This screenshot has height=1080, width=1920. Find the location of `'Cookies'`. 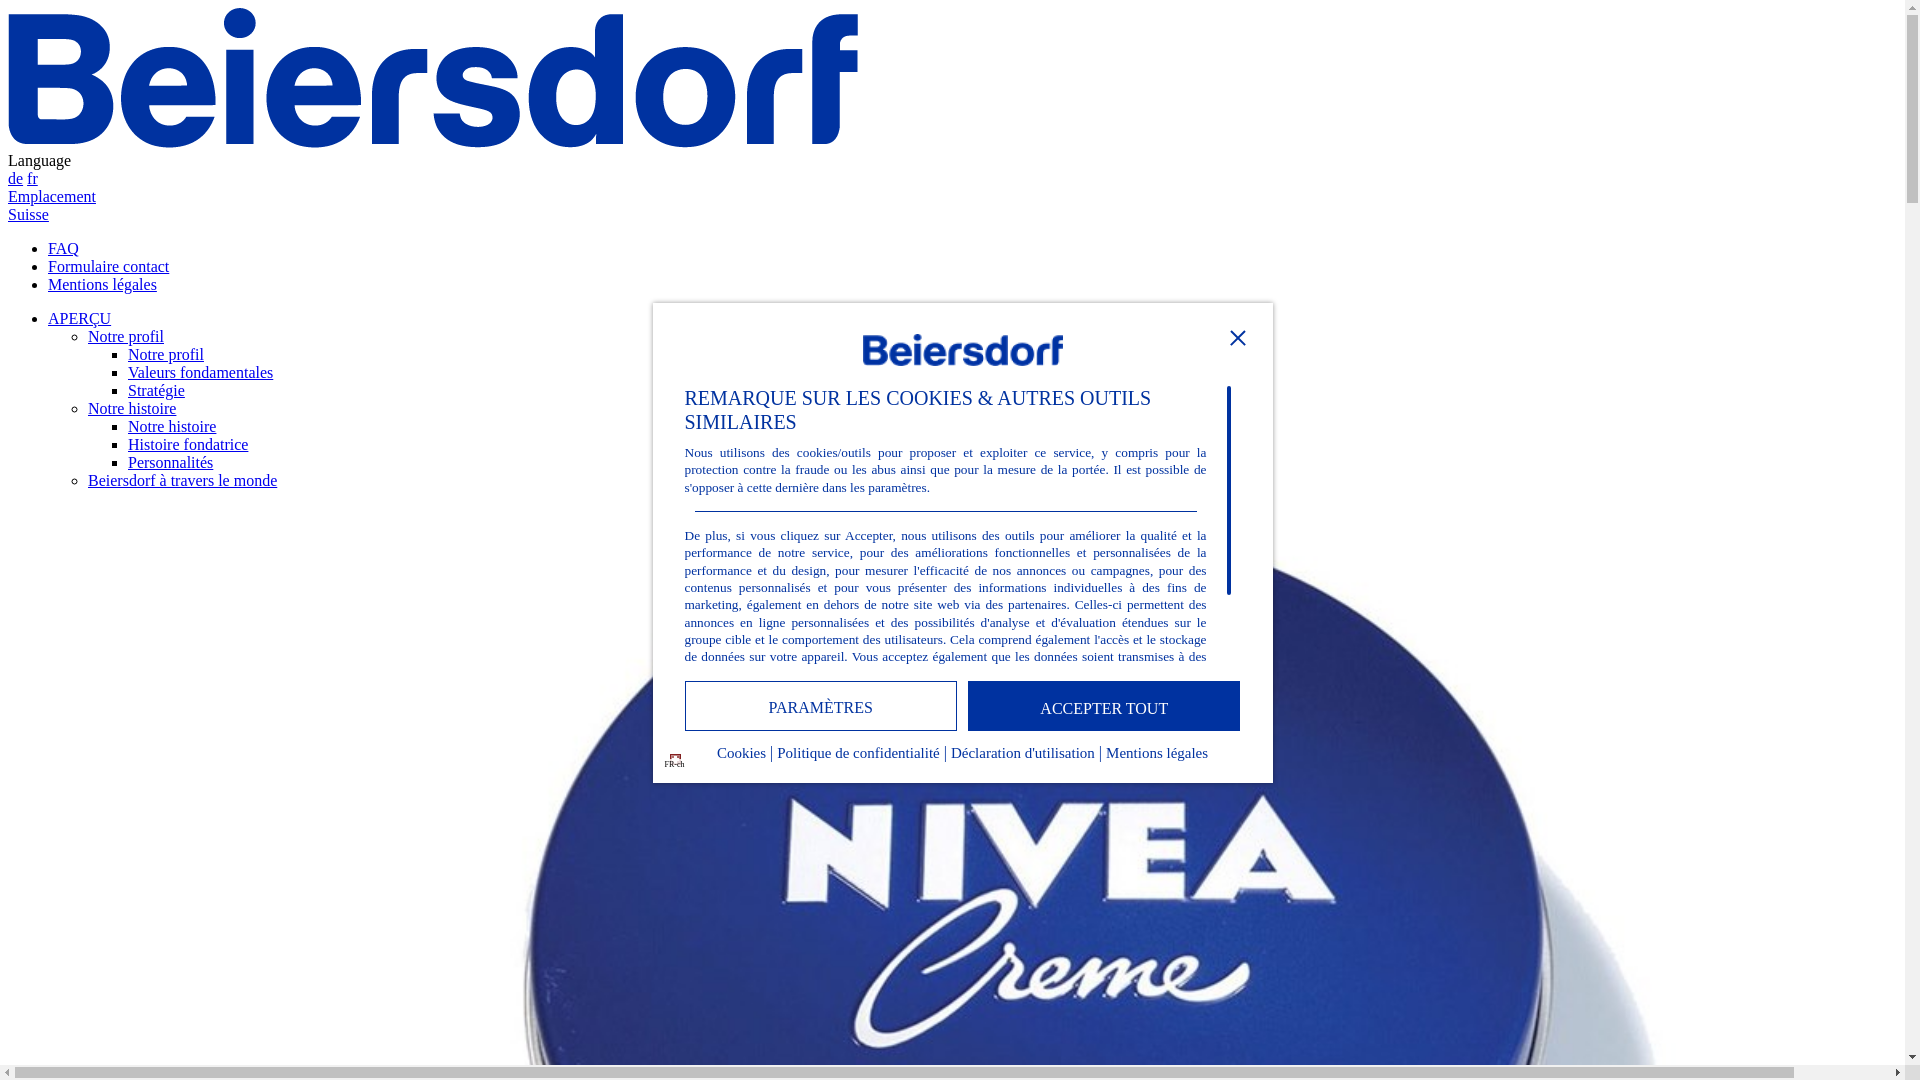

'Cookies' is located at coordinates (740, 757).